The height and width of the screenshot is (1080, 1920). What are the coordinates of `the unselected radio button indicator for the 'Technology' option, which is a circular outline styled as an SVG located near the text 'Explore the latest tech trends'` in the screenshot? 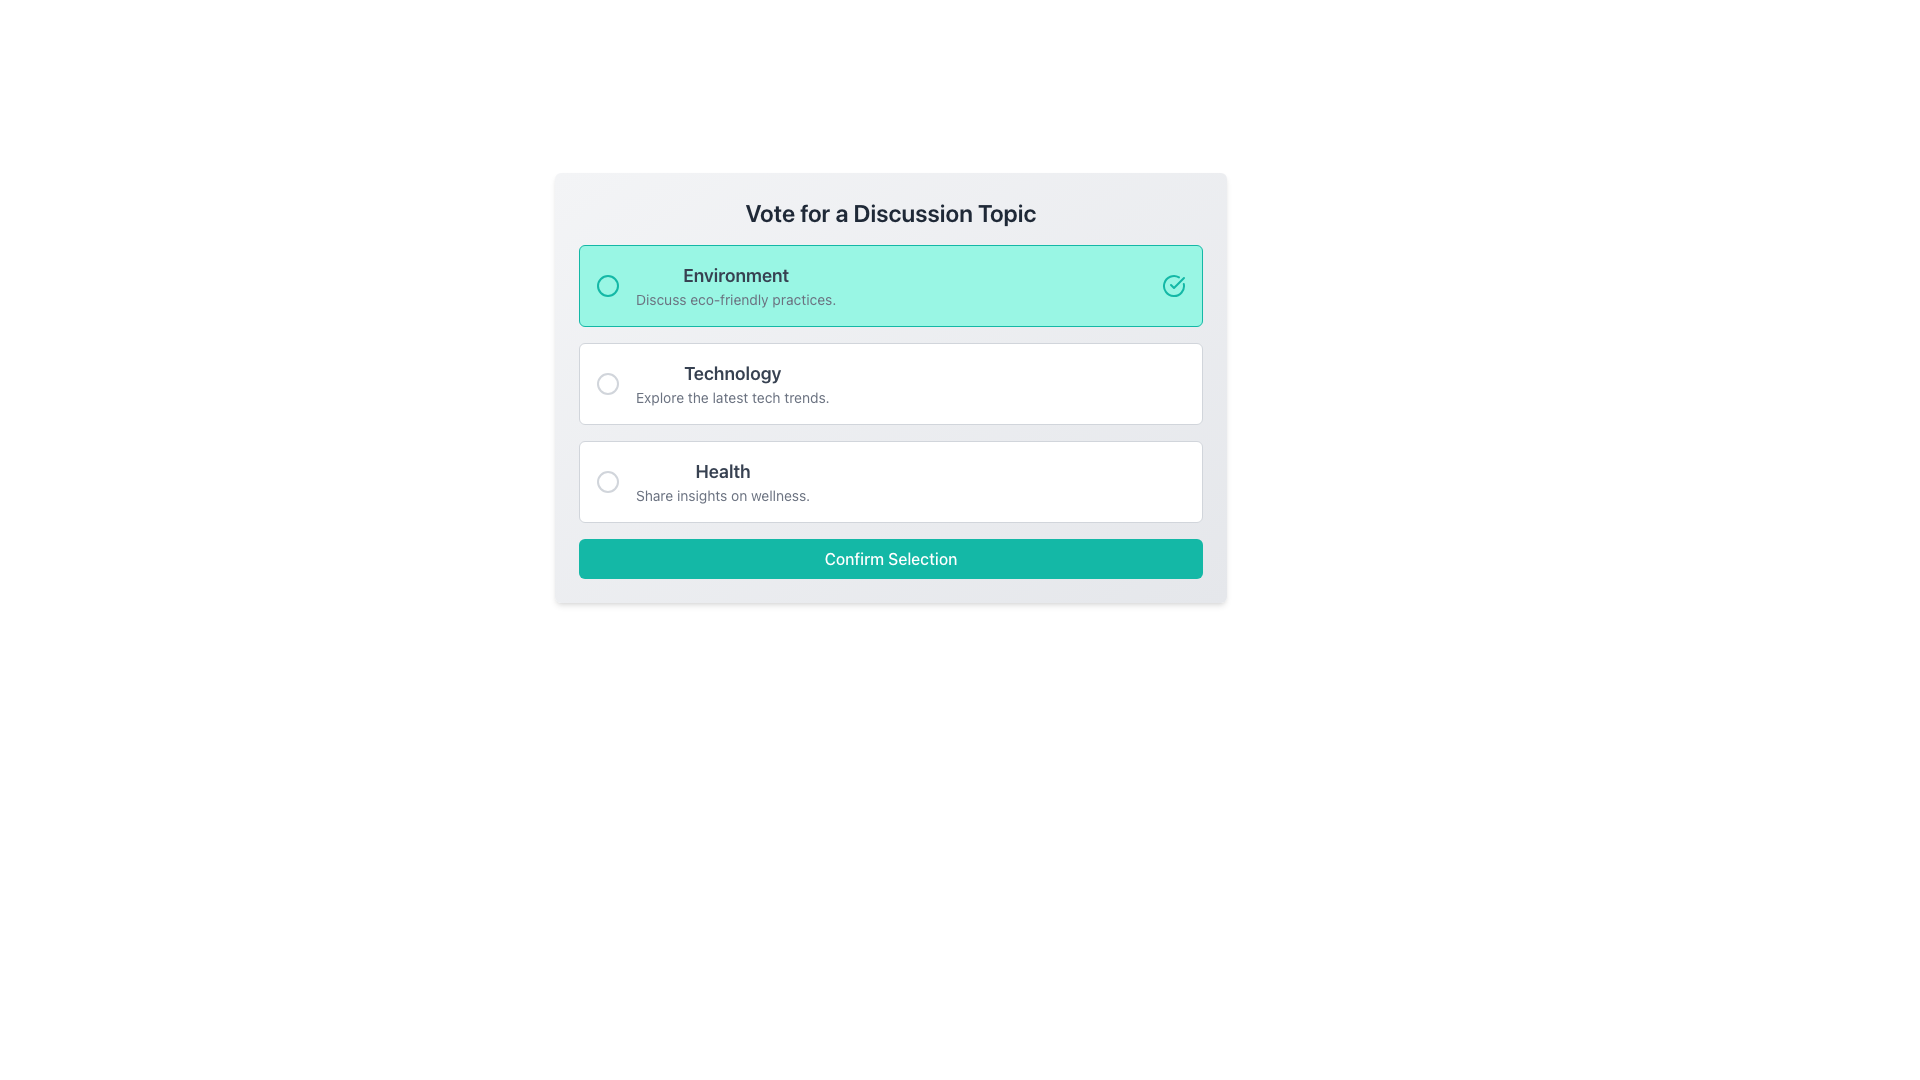 It's located at (607, 384).